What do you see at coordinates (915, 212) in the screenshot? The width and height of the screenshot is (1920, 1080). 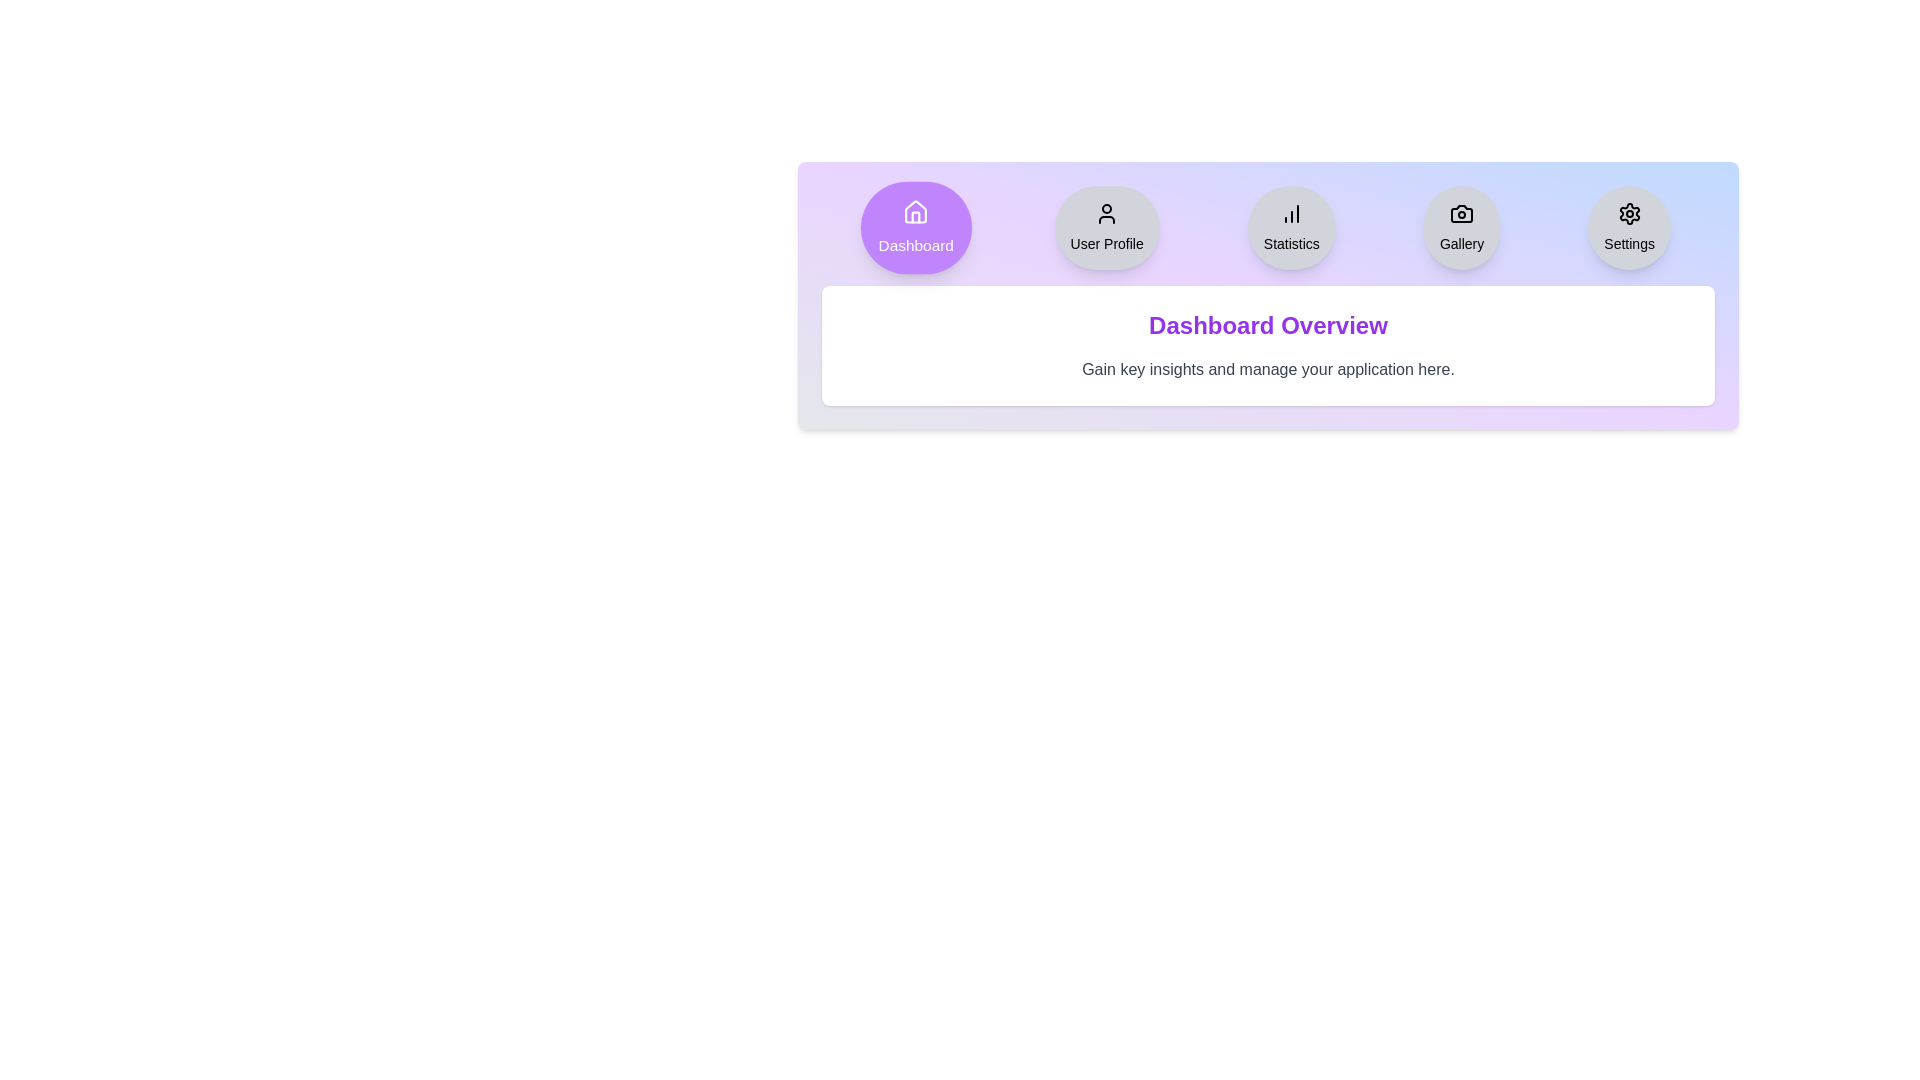 I see `the house icon in the dashboard navigation` at bounding box center [915, 212].